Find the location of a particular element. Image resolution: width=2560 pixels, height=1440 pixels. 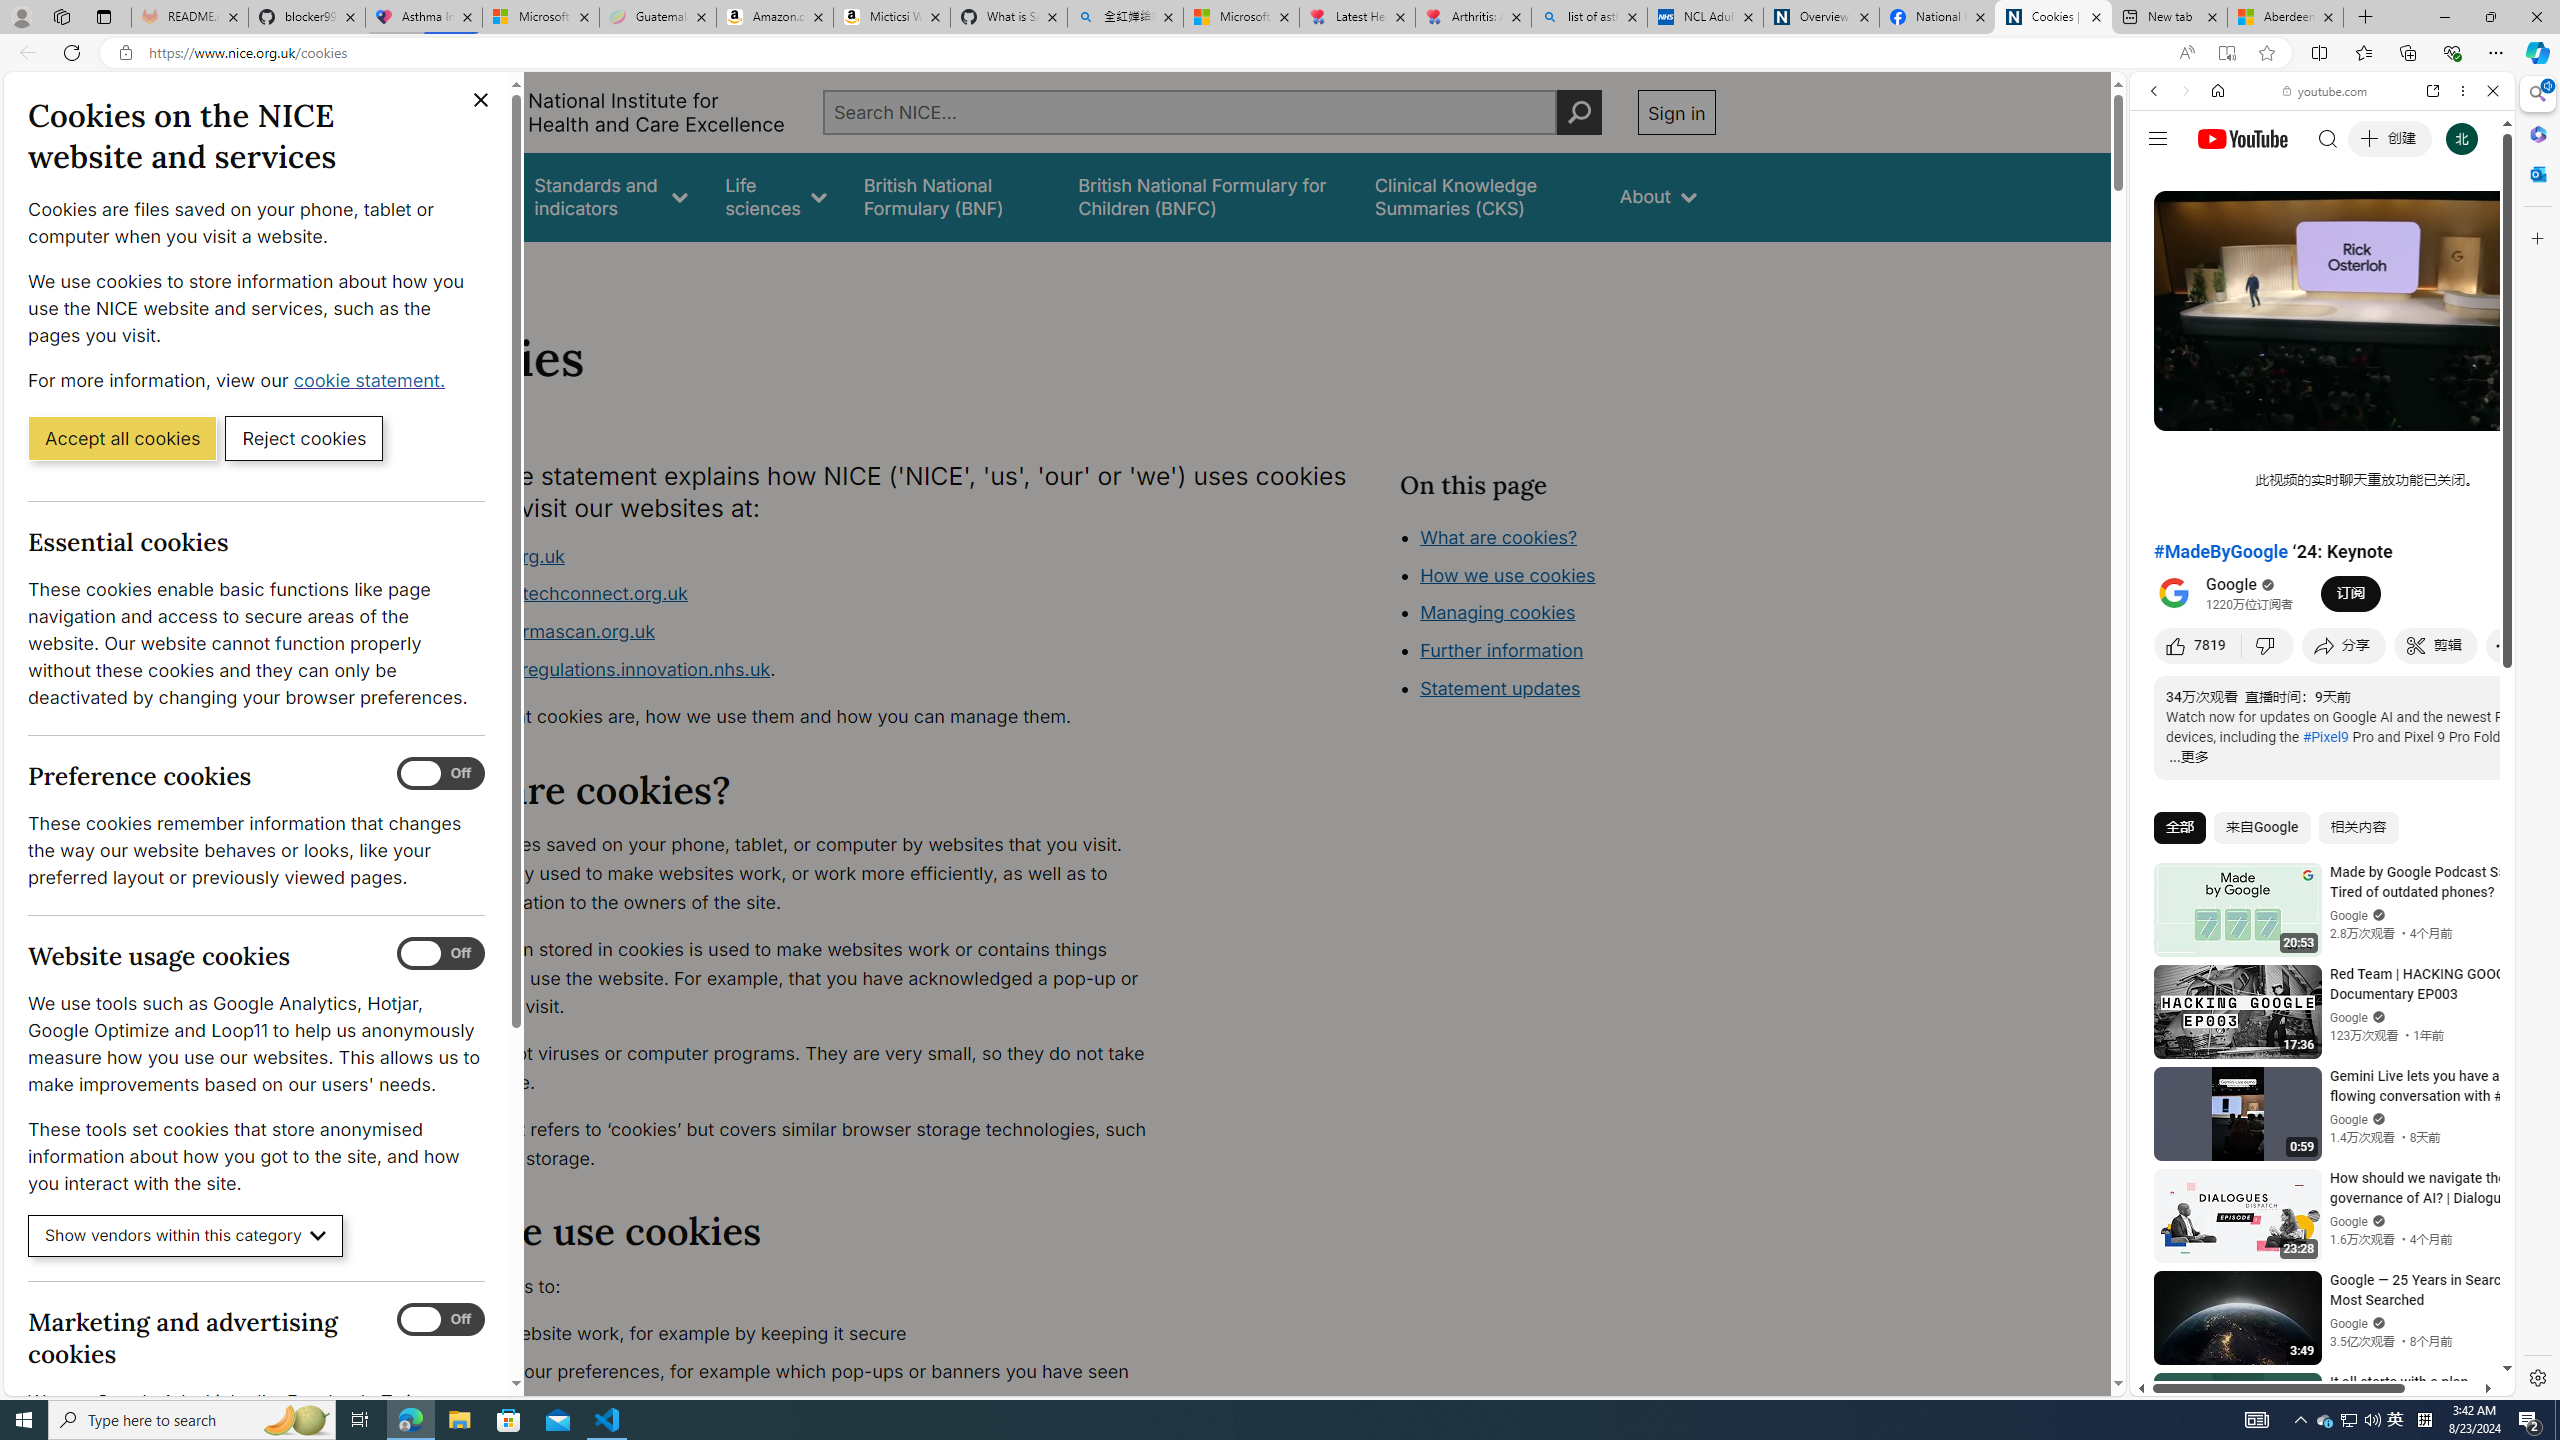

'Search Filter, VIDEOS' is located at coordinates (2286, 227).